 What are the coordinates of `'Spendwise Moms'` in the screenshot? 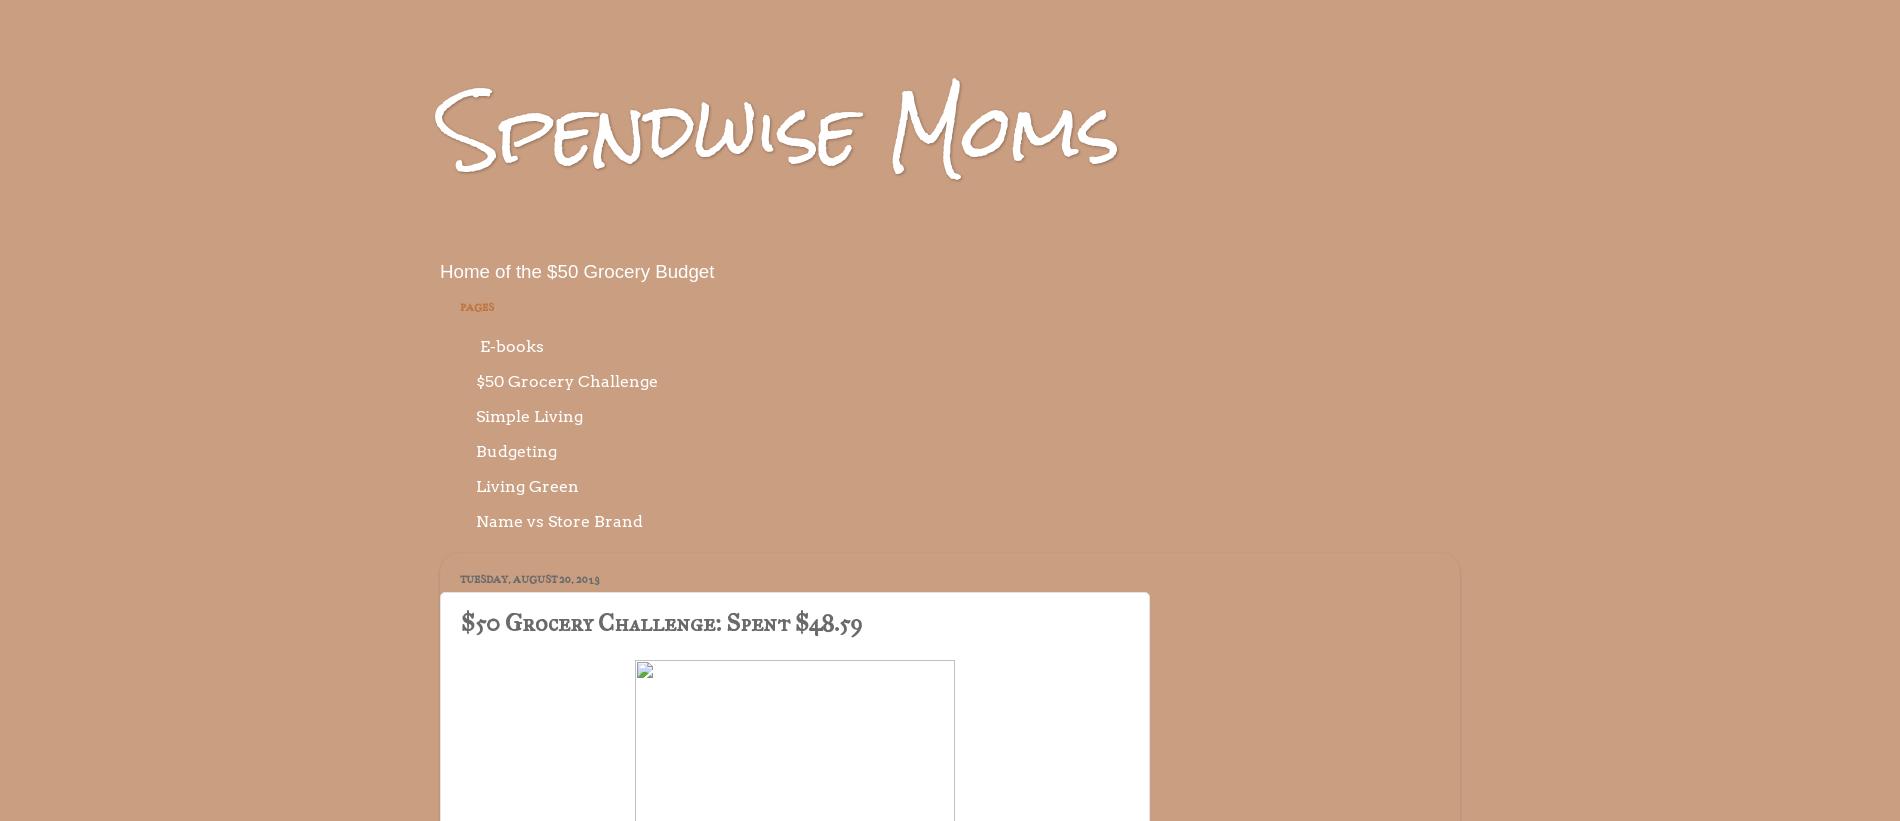 It's located at (778, 128).